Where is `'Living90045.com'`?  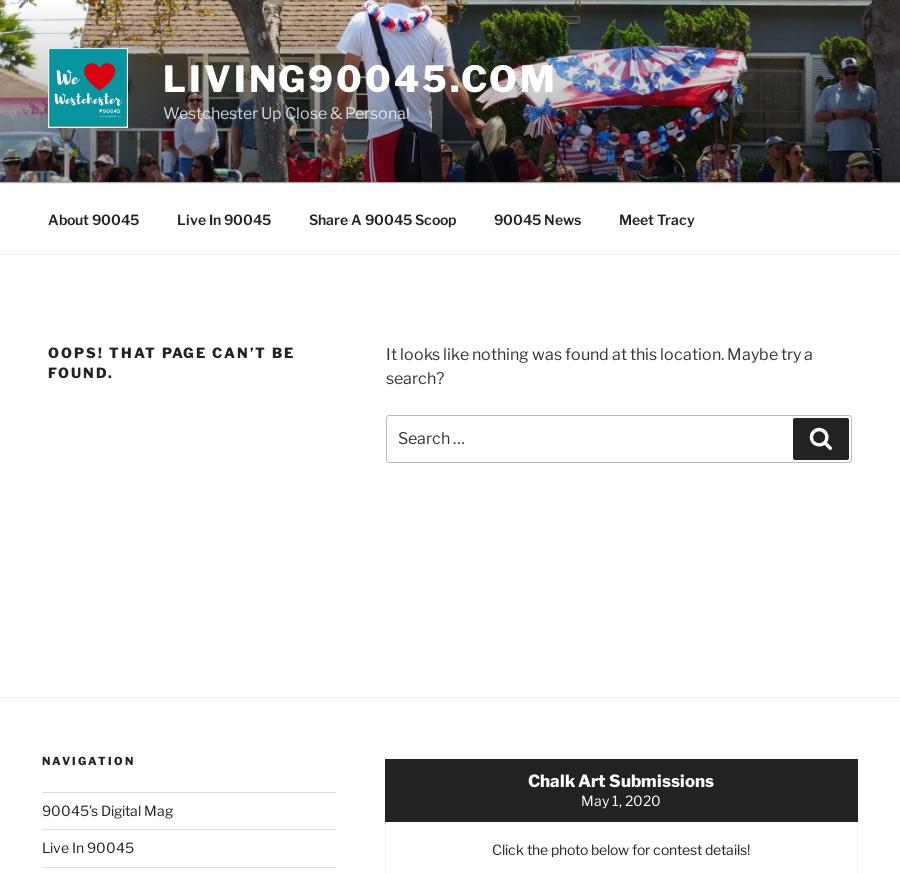
'Living90045.com' is located at coordinates (360, 79).